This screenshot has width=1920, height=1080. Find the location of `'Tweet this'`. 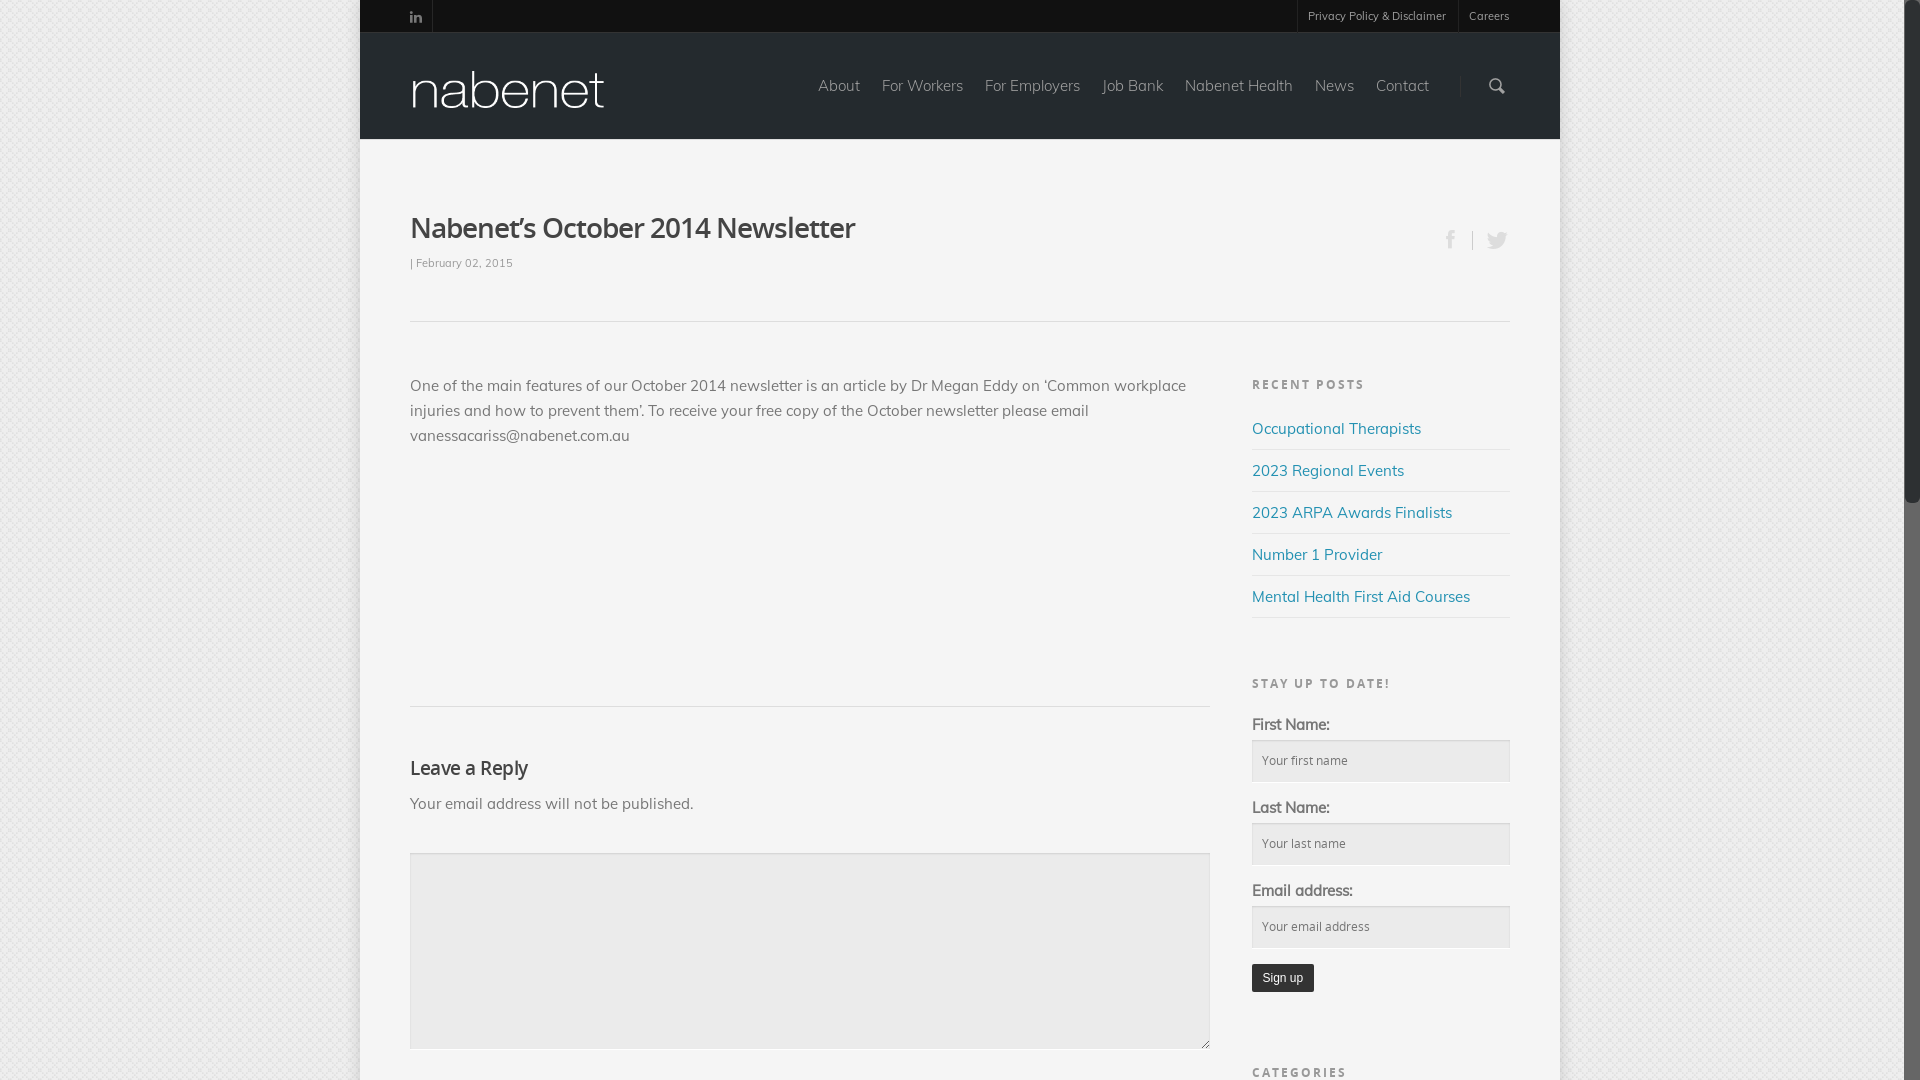

'Tweet this' is located at coordinates (1491, 239).